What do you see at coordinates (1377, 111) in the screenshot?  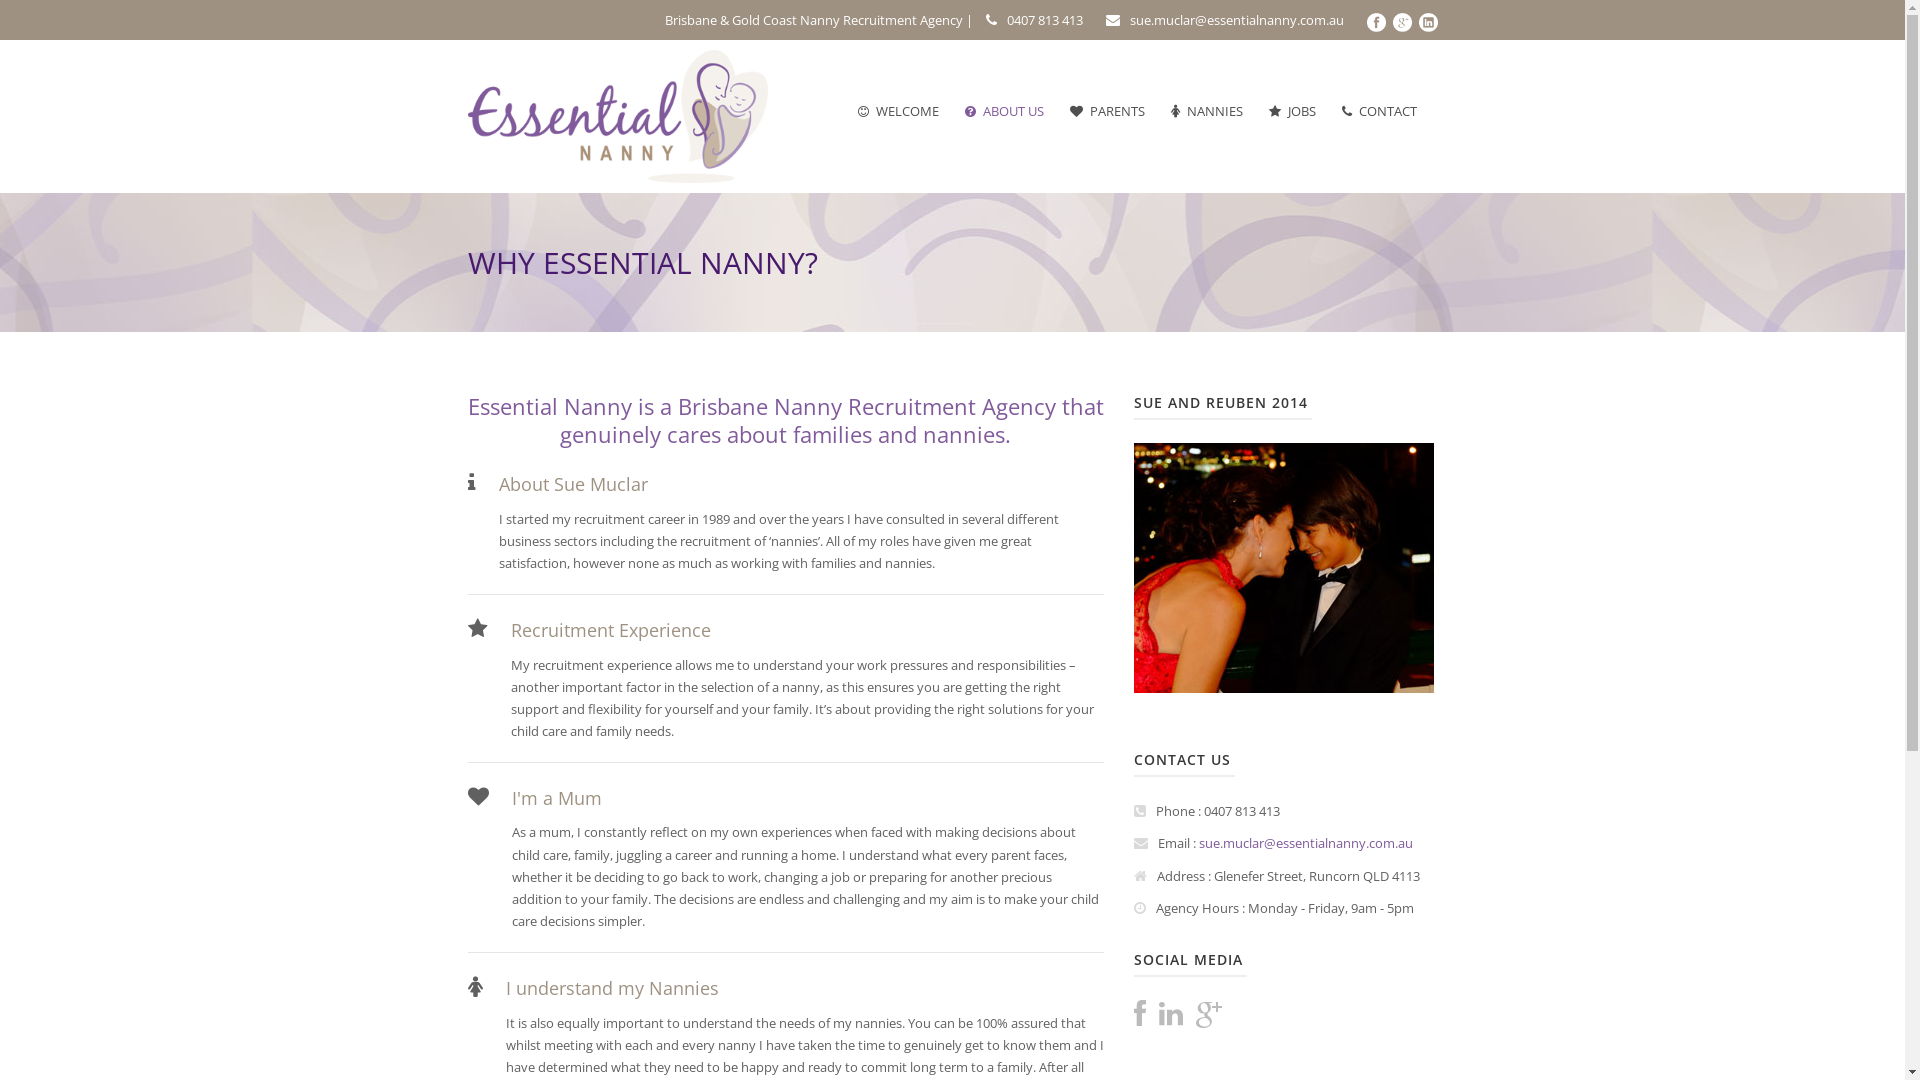 I see `'CONTACT'` at bounding box center [1377, 111].